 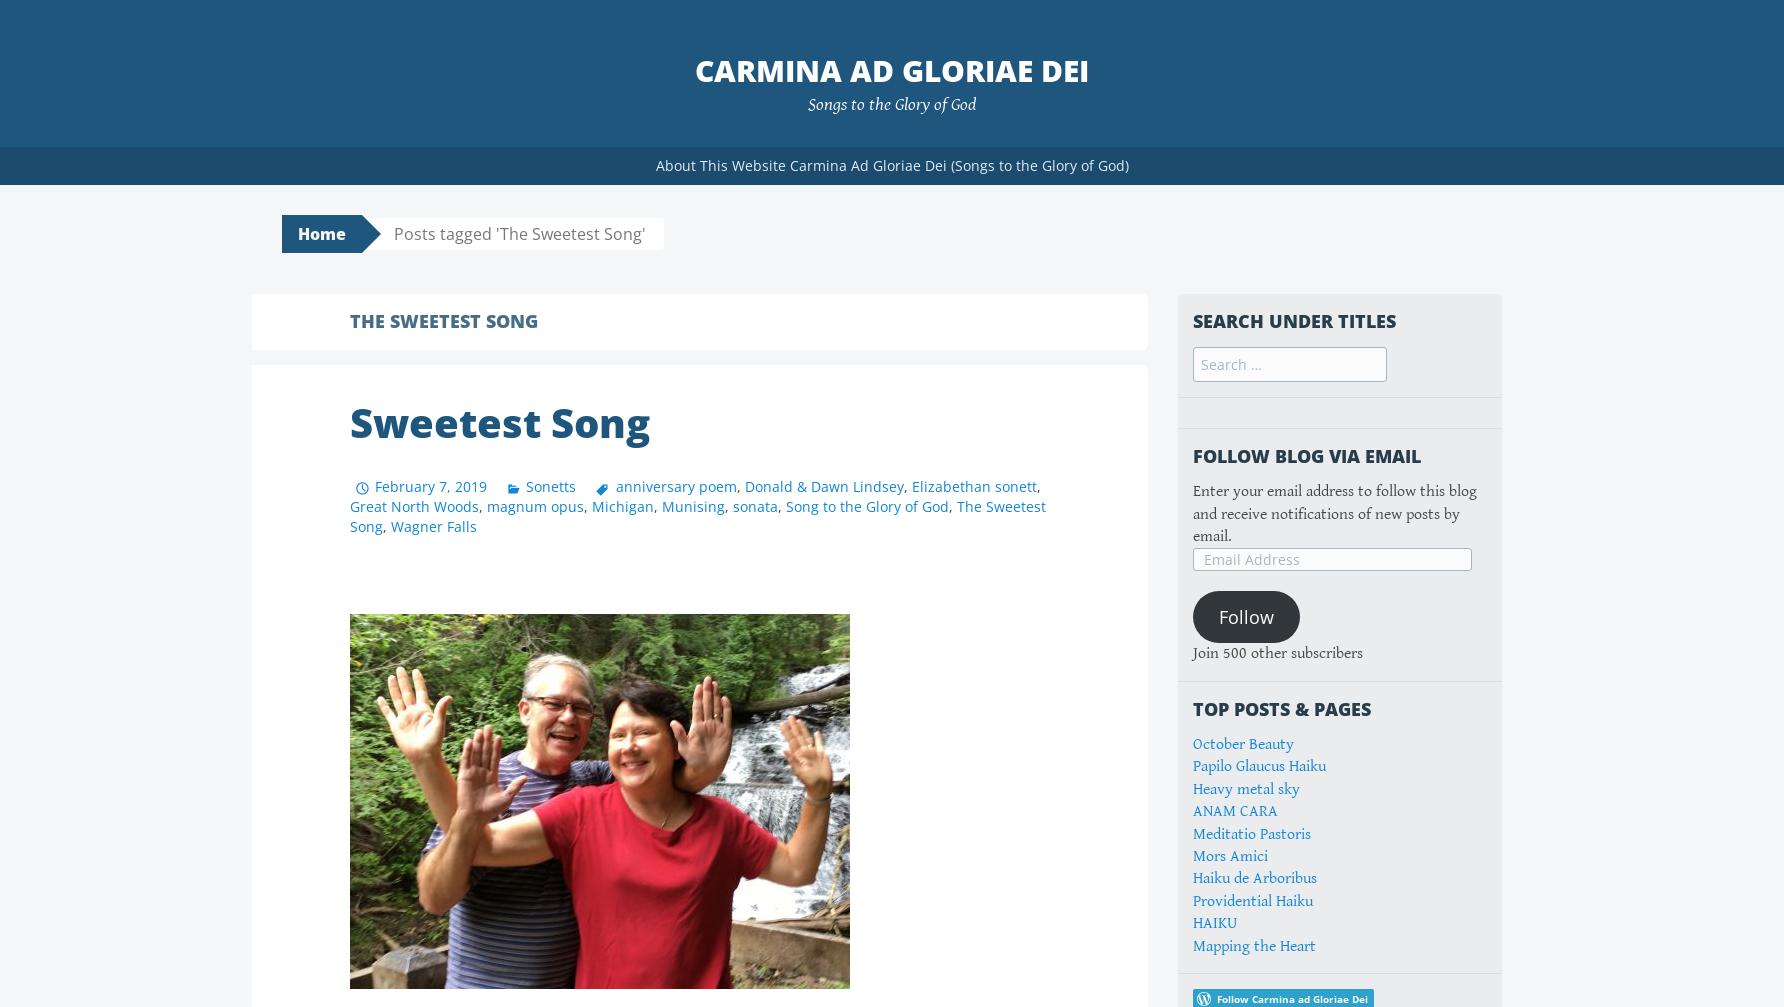 I want to click on 'October Beauty', so click(x=1242, y=742).